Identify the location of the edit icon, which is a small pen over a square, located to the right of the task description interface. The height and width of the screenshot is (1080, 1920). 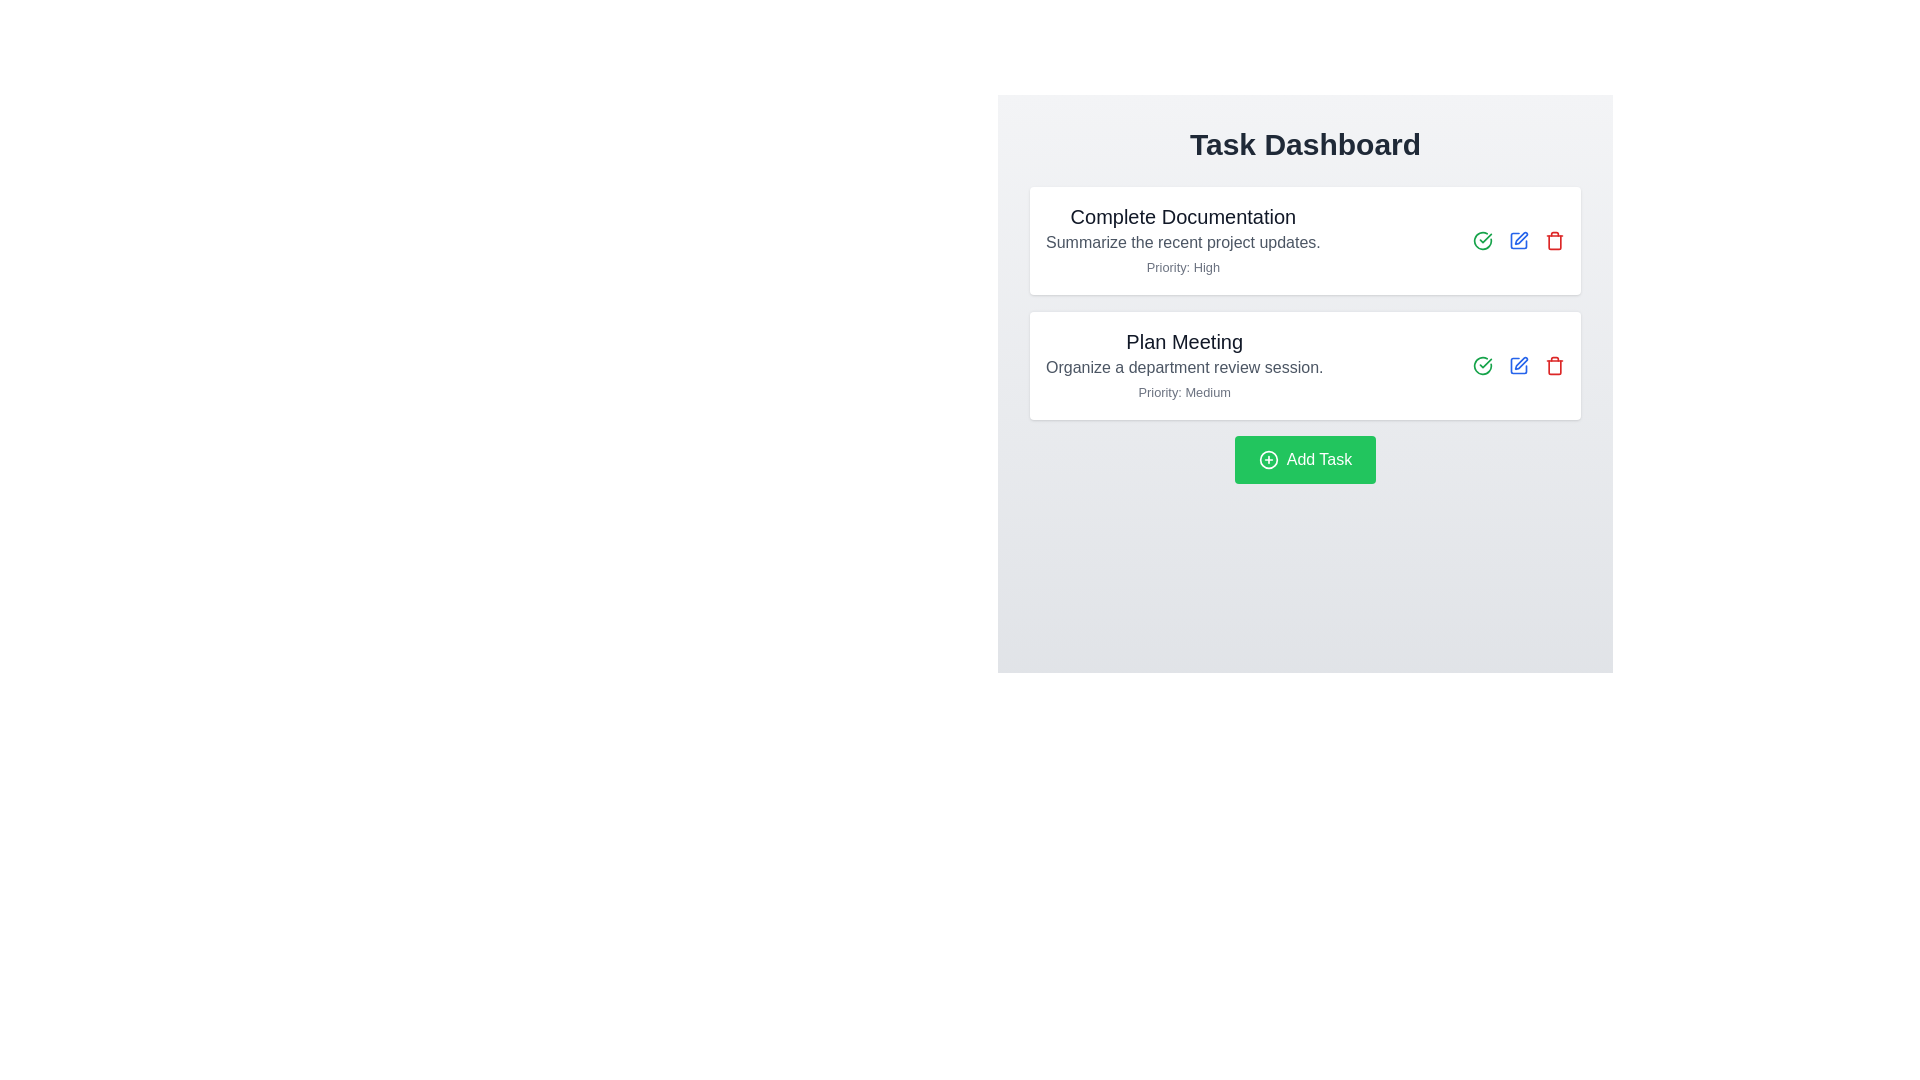
(1520, 237).